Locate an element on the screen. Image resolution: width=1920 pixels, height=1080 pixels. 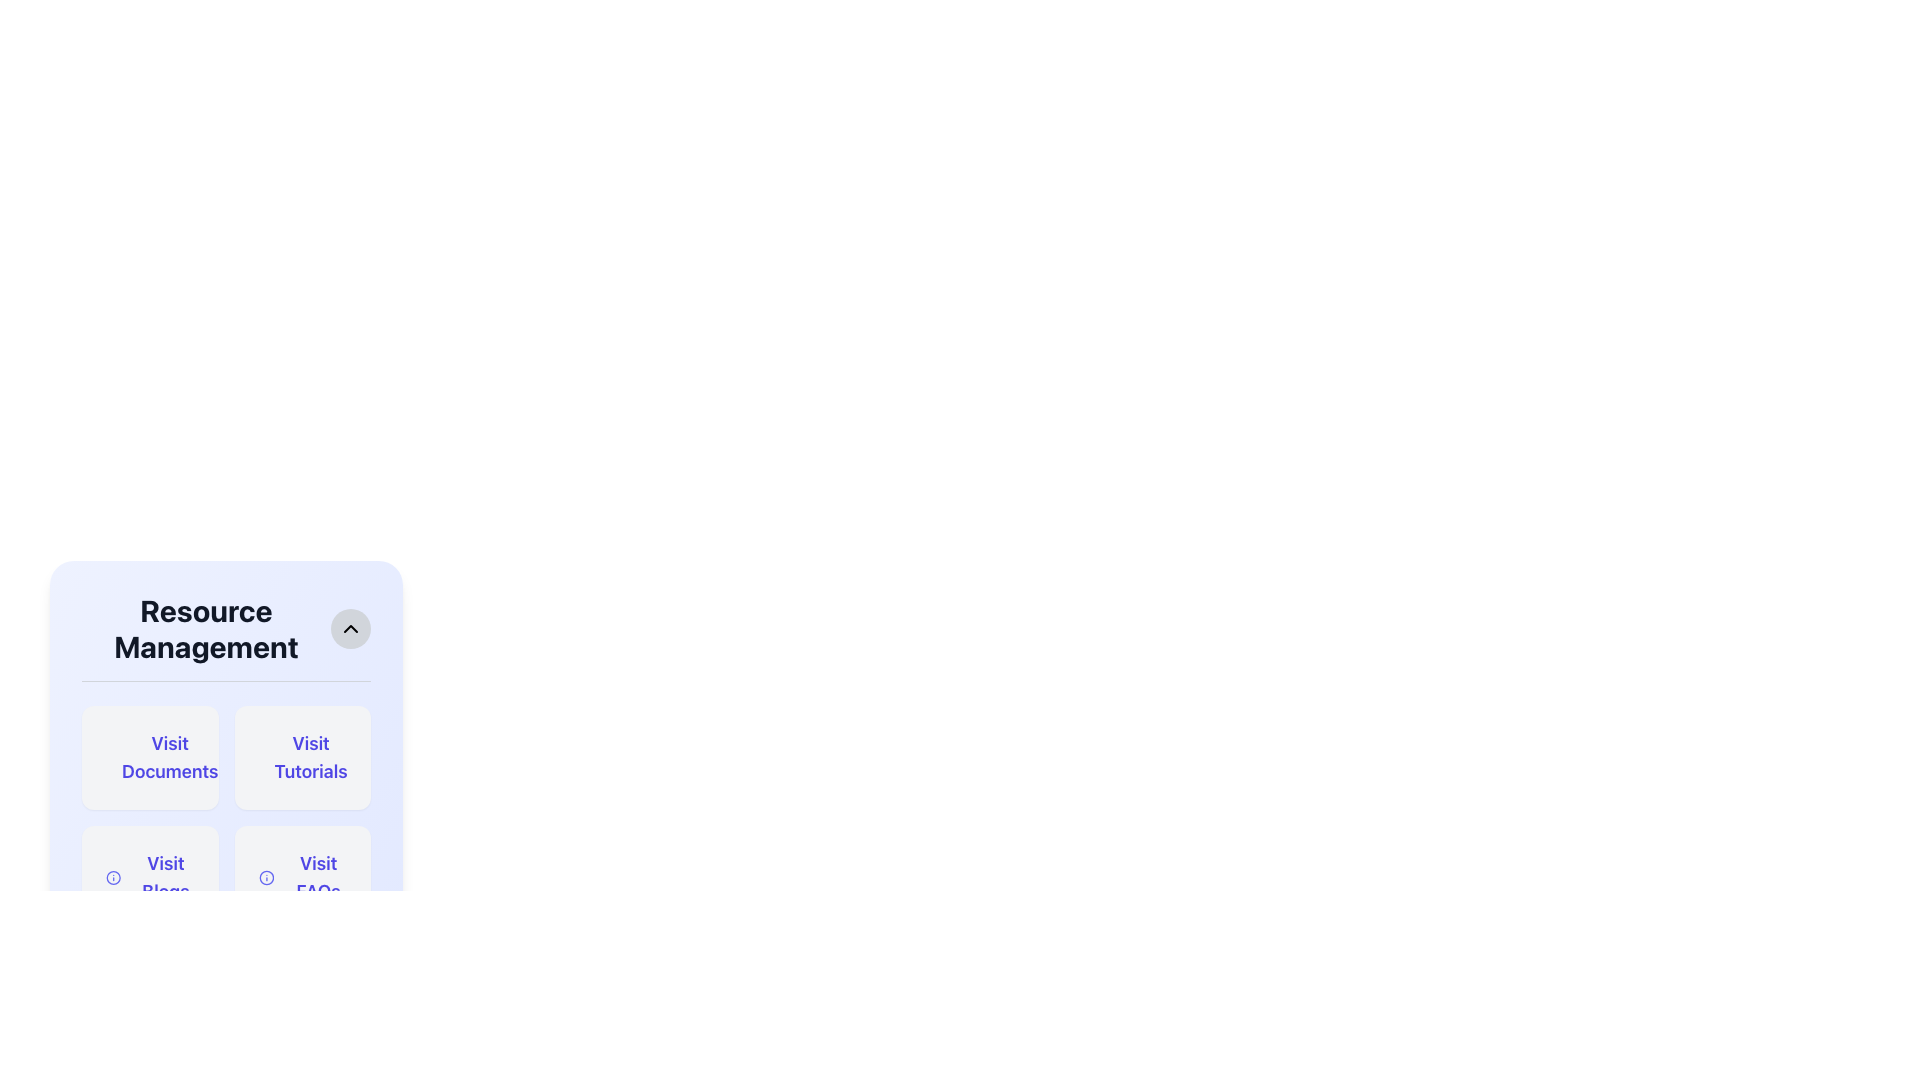
the hyperlink in the top-left corner of the grid under the 'Resource Management' heading is located at coordinates (170, 758).